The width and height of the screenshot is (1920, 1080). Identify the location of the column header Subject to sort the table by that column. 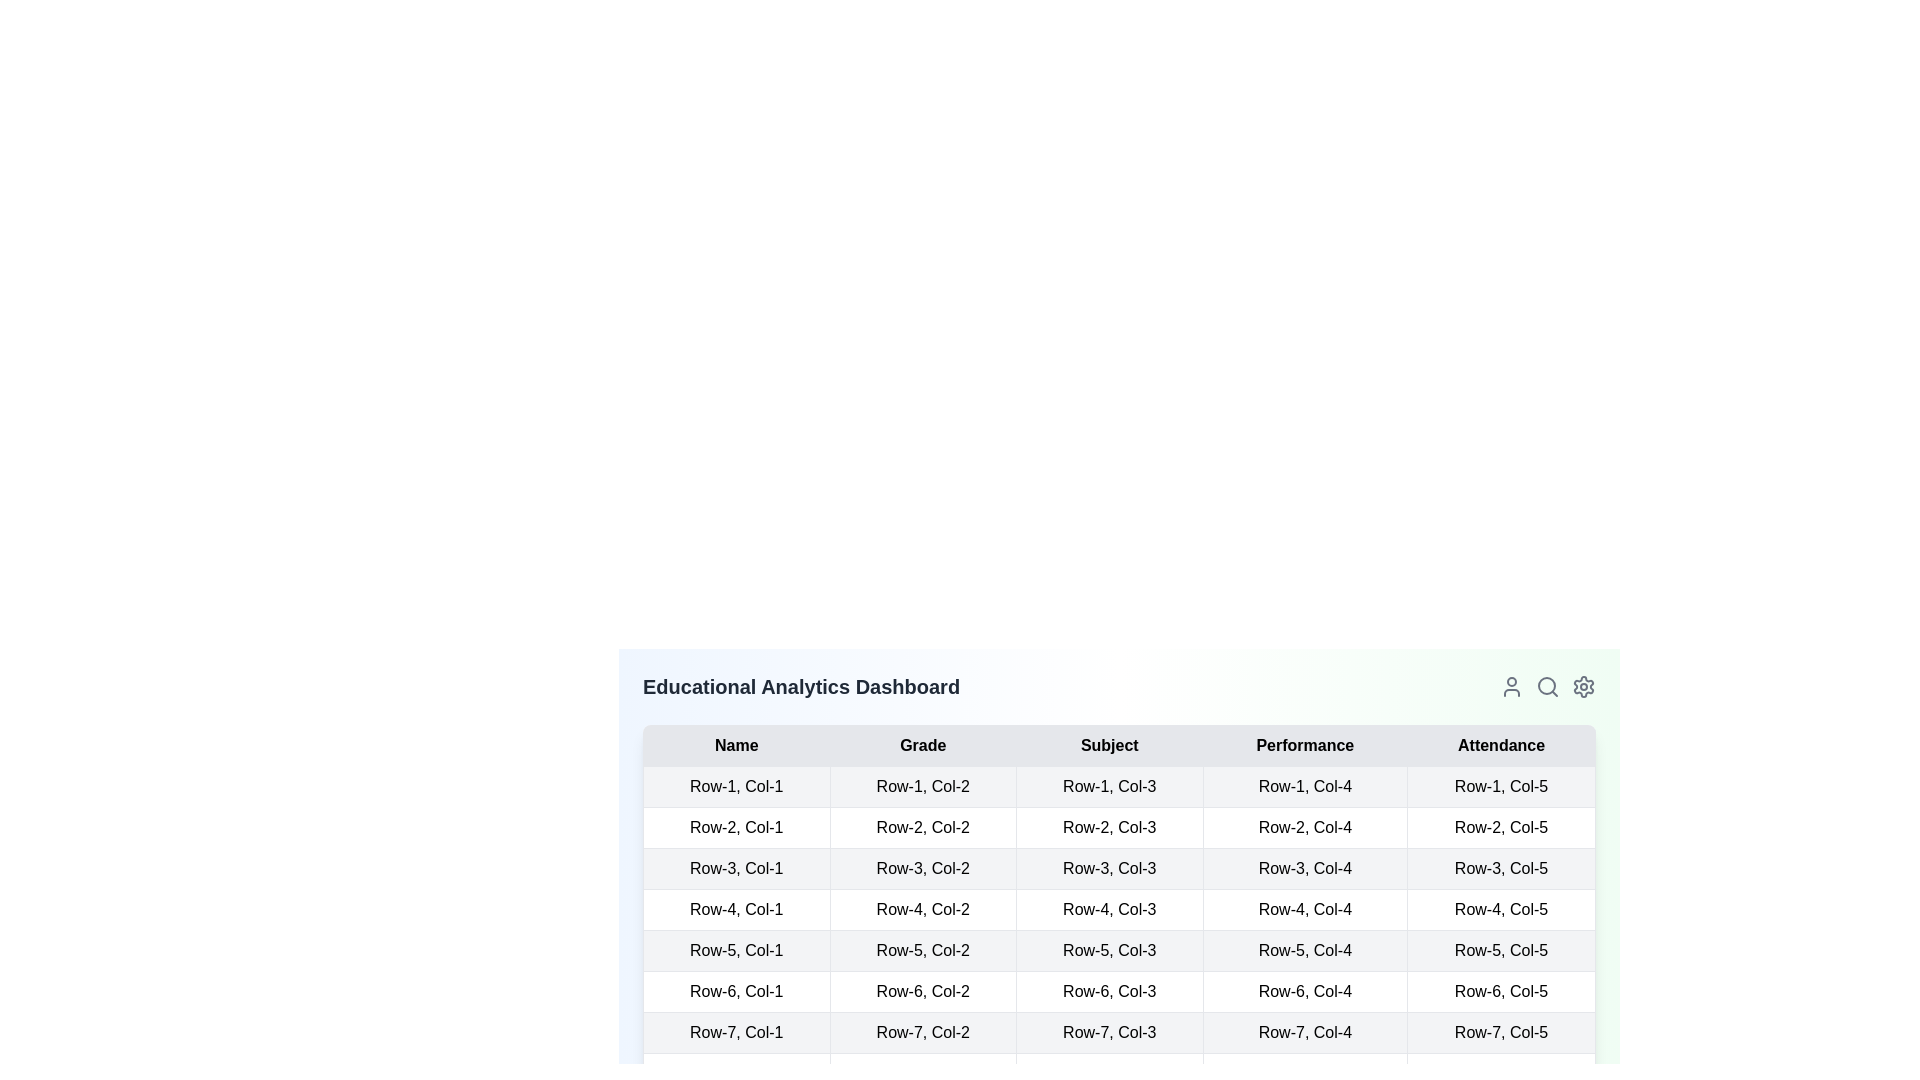
(1108, 745).